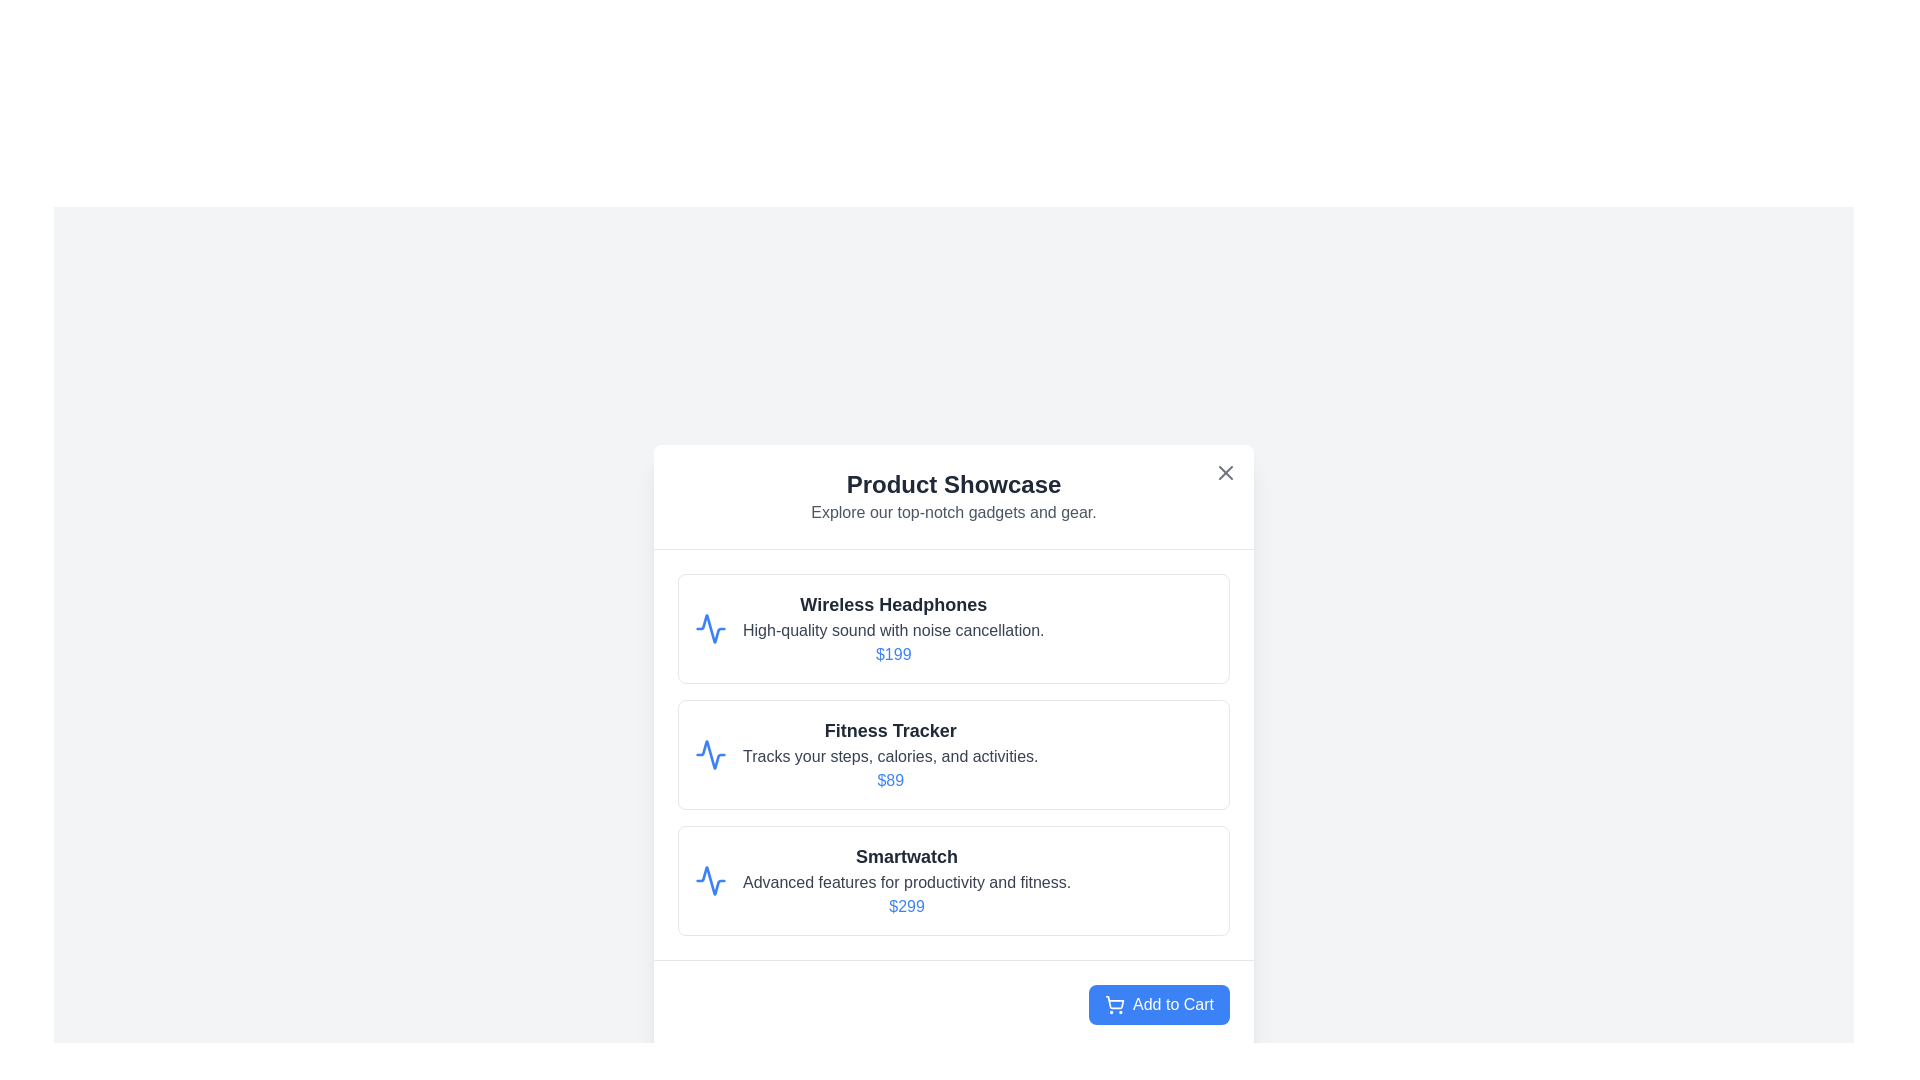 Image resolution: width=1920 pixels, height=1080 pixels. I want to click on the Header section of the modal, which serves as the title and descriptive summary for the content displayed below, so click(953, 496).